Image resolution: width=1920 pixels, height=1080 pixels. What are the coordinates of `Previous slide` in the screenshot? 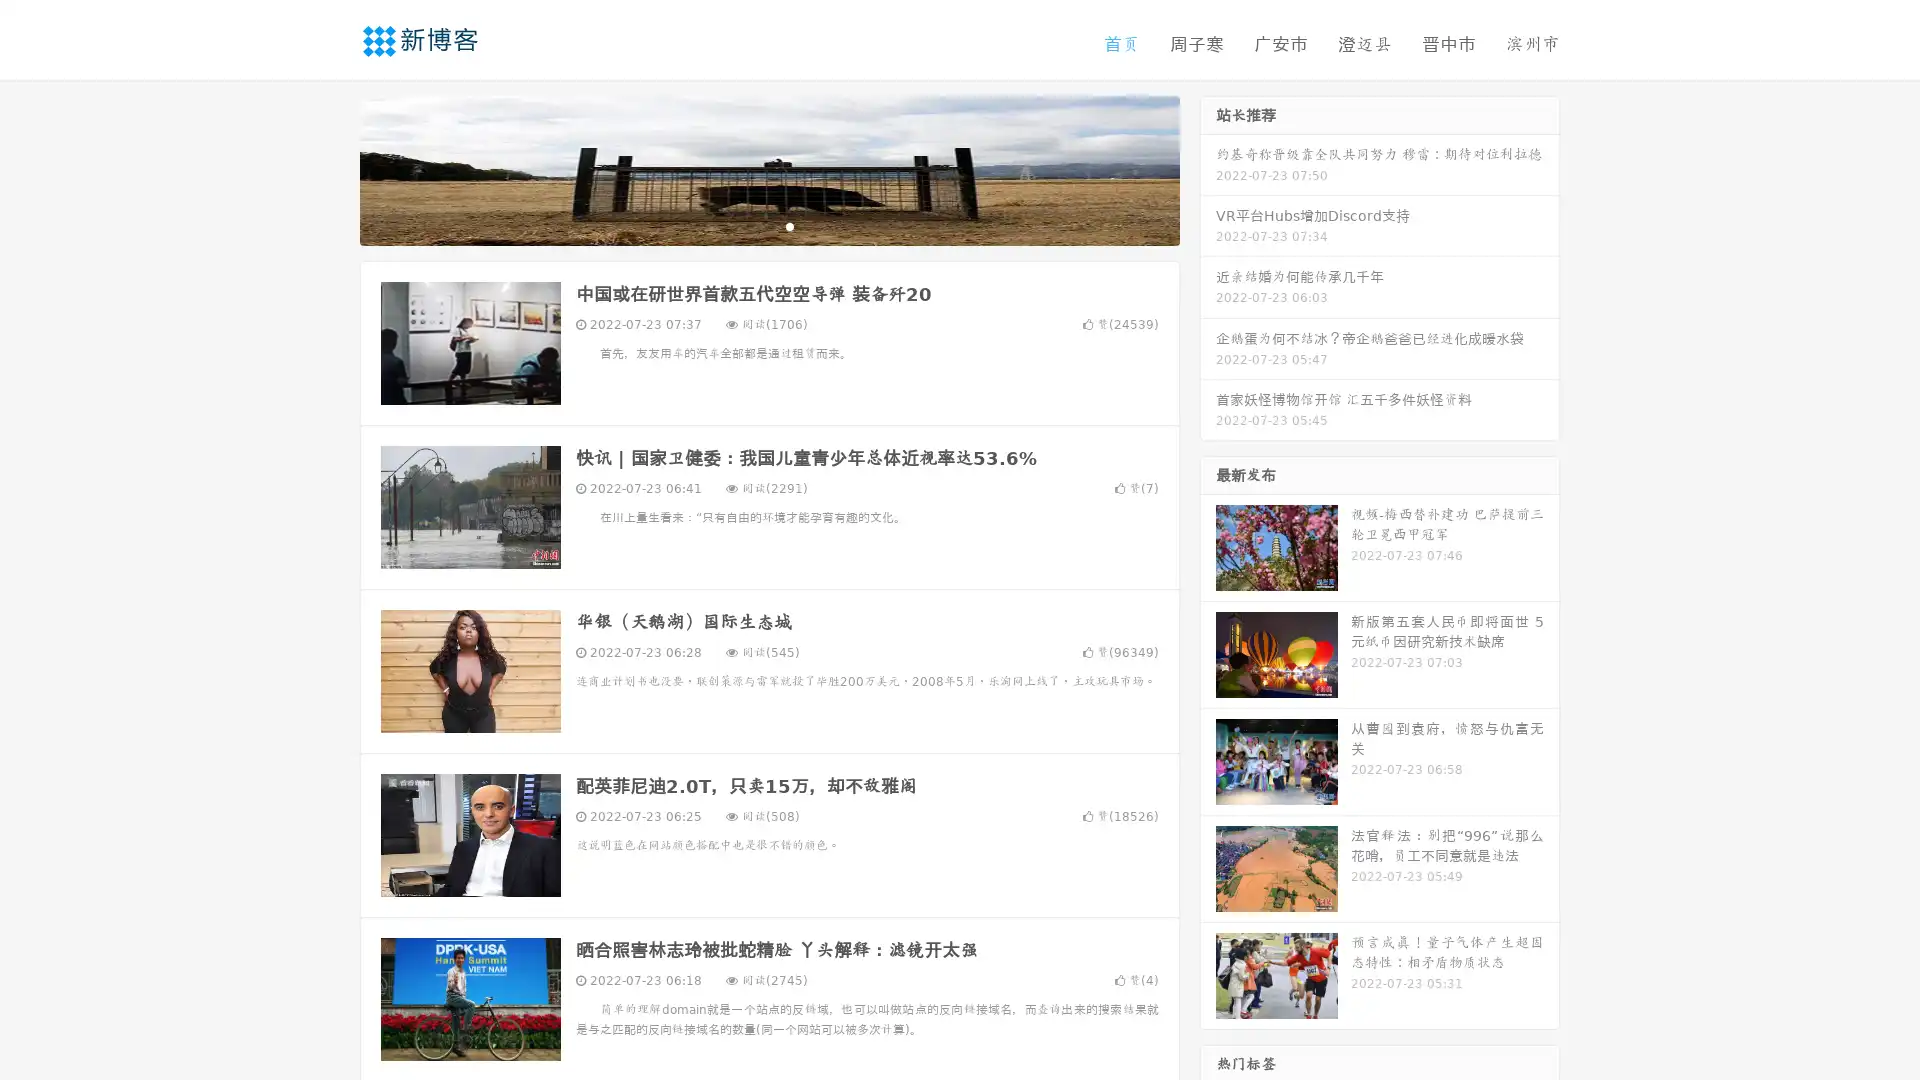 It's located at (330, 168).